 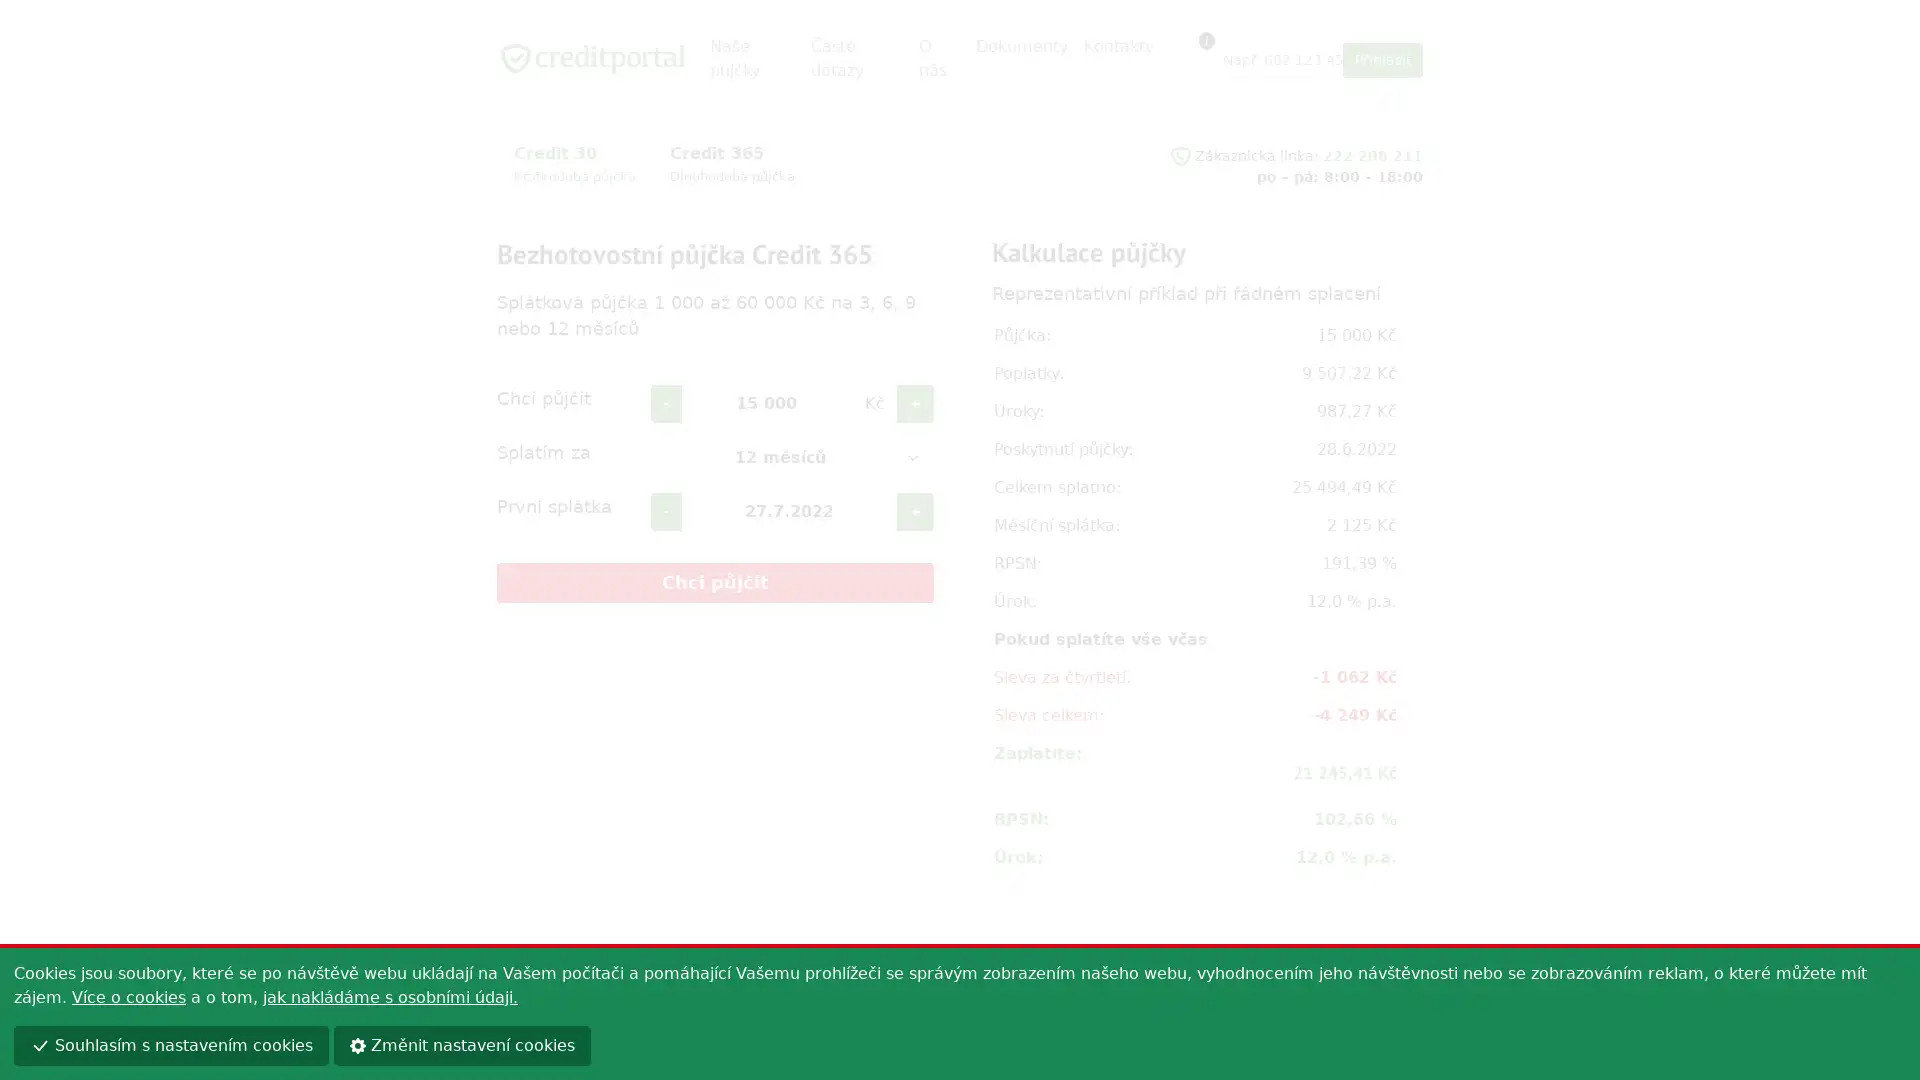 What do you see at coordinates (913, 402) in the screenshot?
I see `+` at bounding box center [913, 402].